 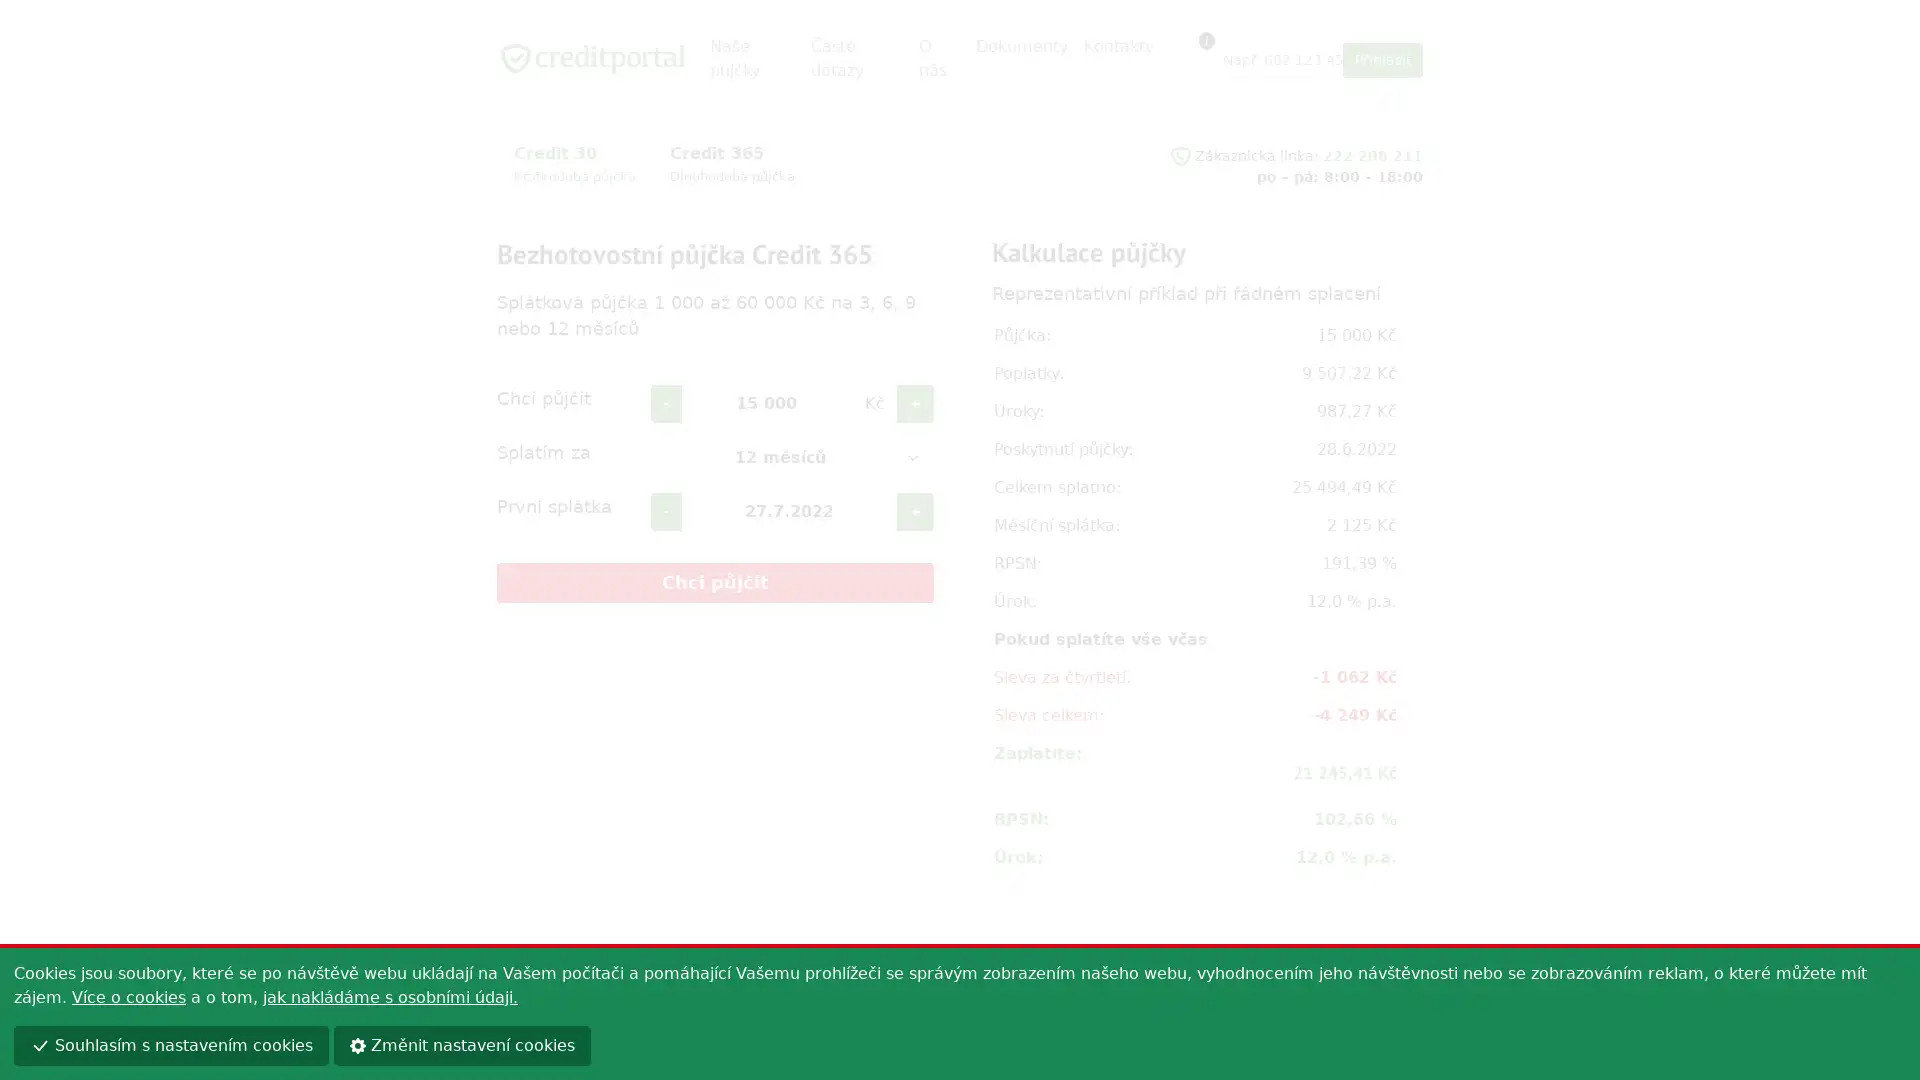 What do you see at coordinates (913, 402) in the screenshot?
I see `+` at bounding box center [913, 402].